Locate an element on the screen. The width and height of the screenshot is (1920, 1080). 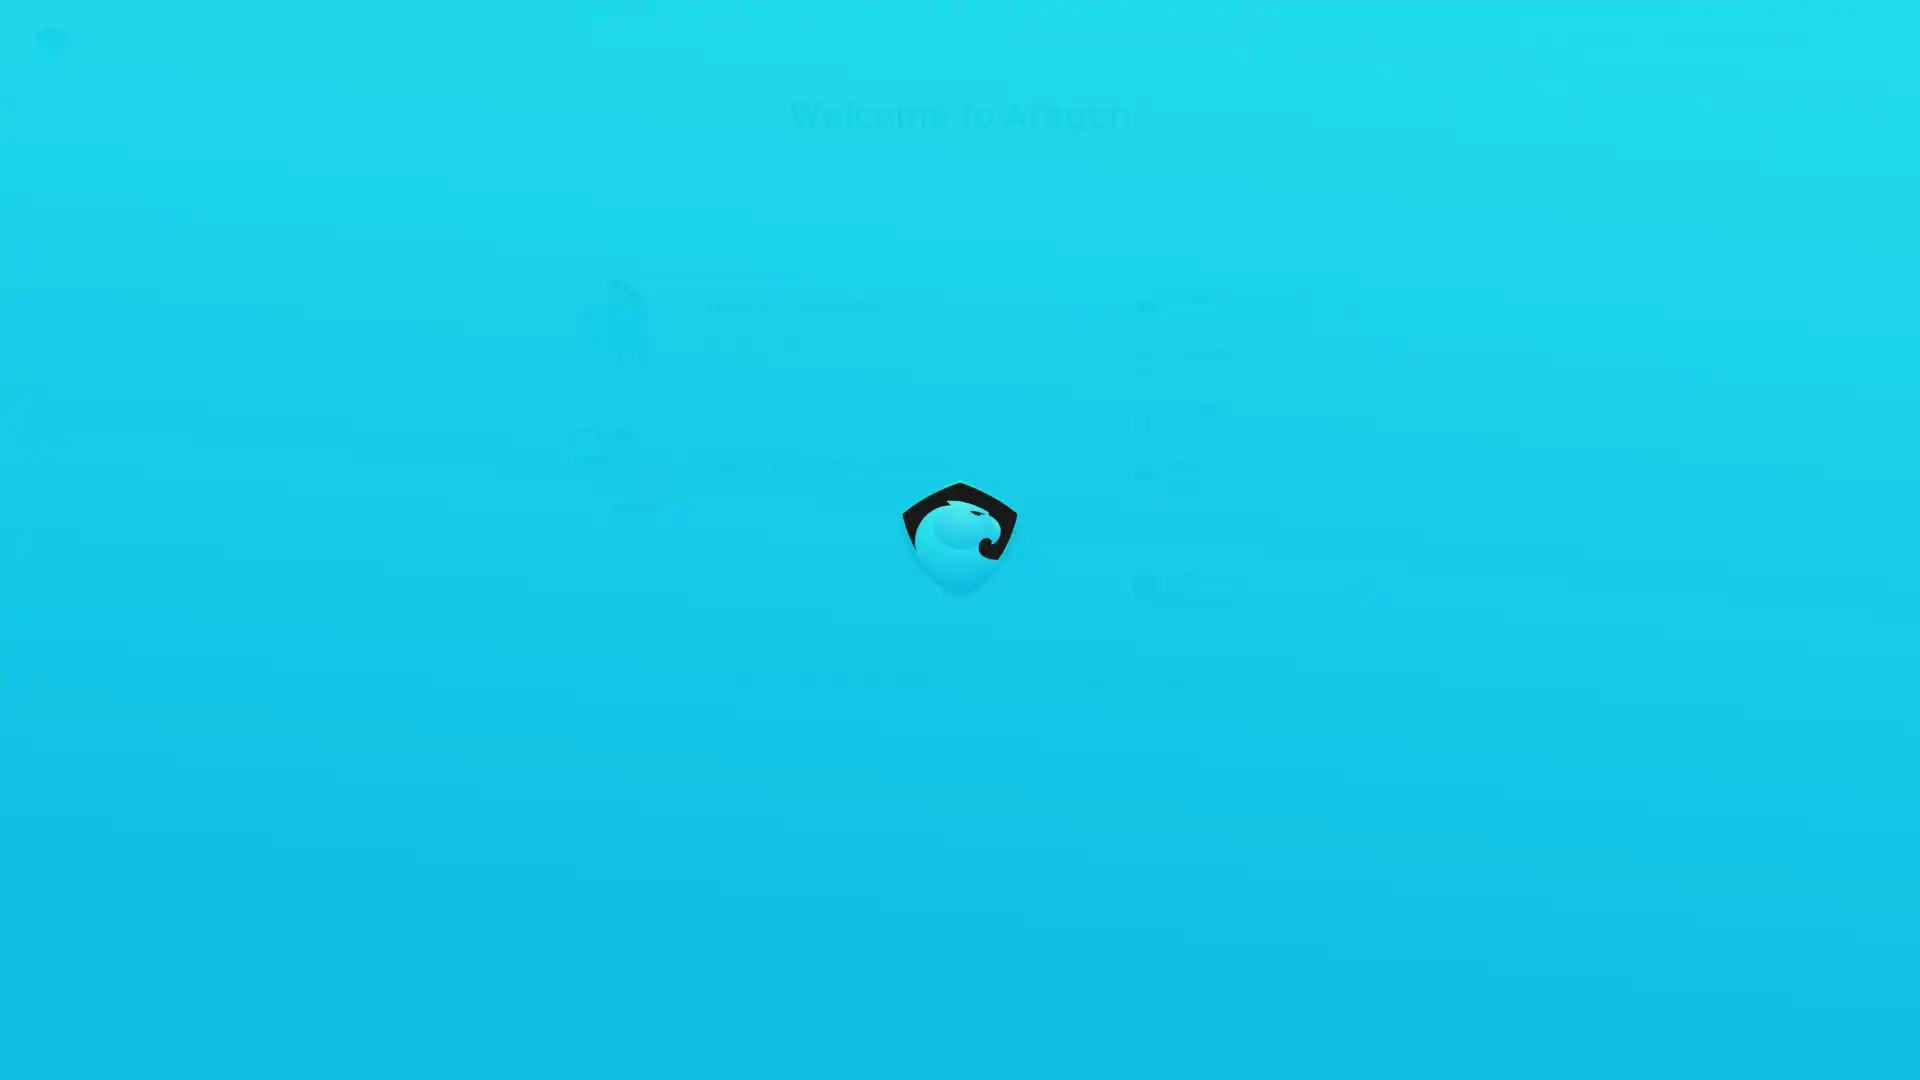
Ethereum is located at coordinates (1611, 30).